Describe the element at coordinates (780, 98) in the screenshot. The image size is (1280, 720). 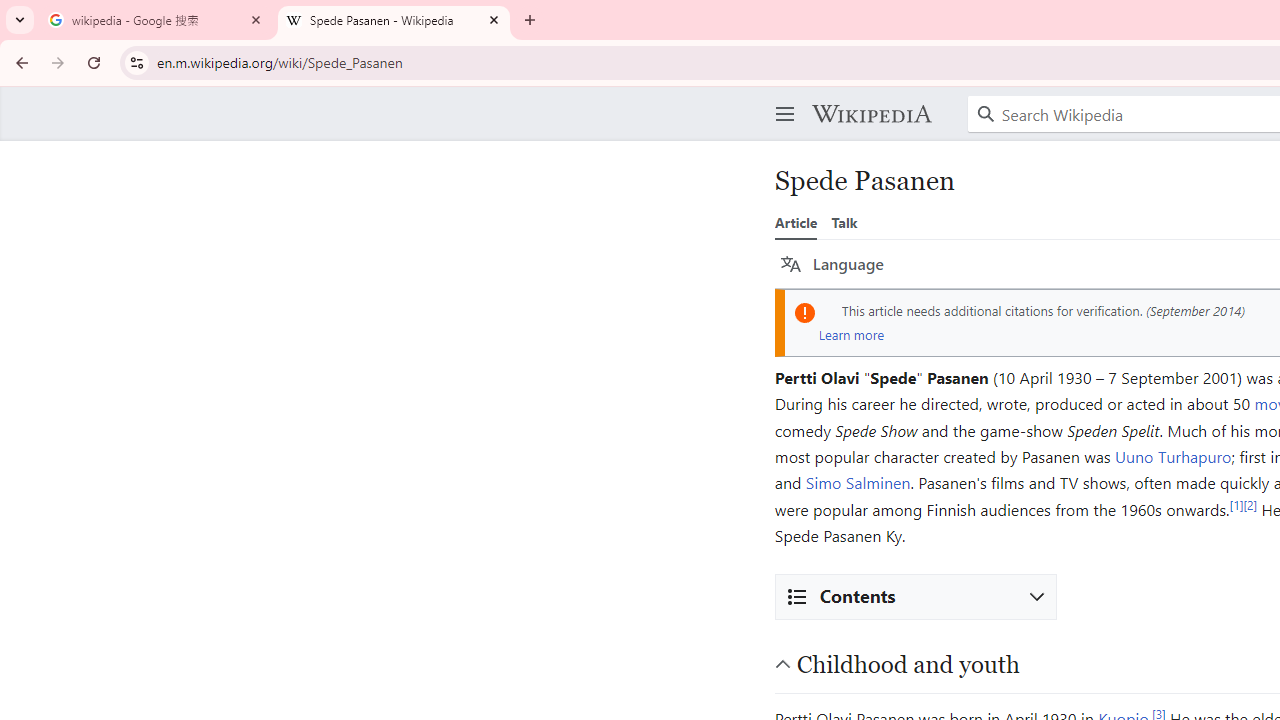
I see `'AutomationID: main-menu-input'` at that location.